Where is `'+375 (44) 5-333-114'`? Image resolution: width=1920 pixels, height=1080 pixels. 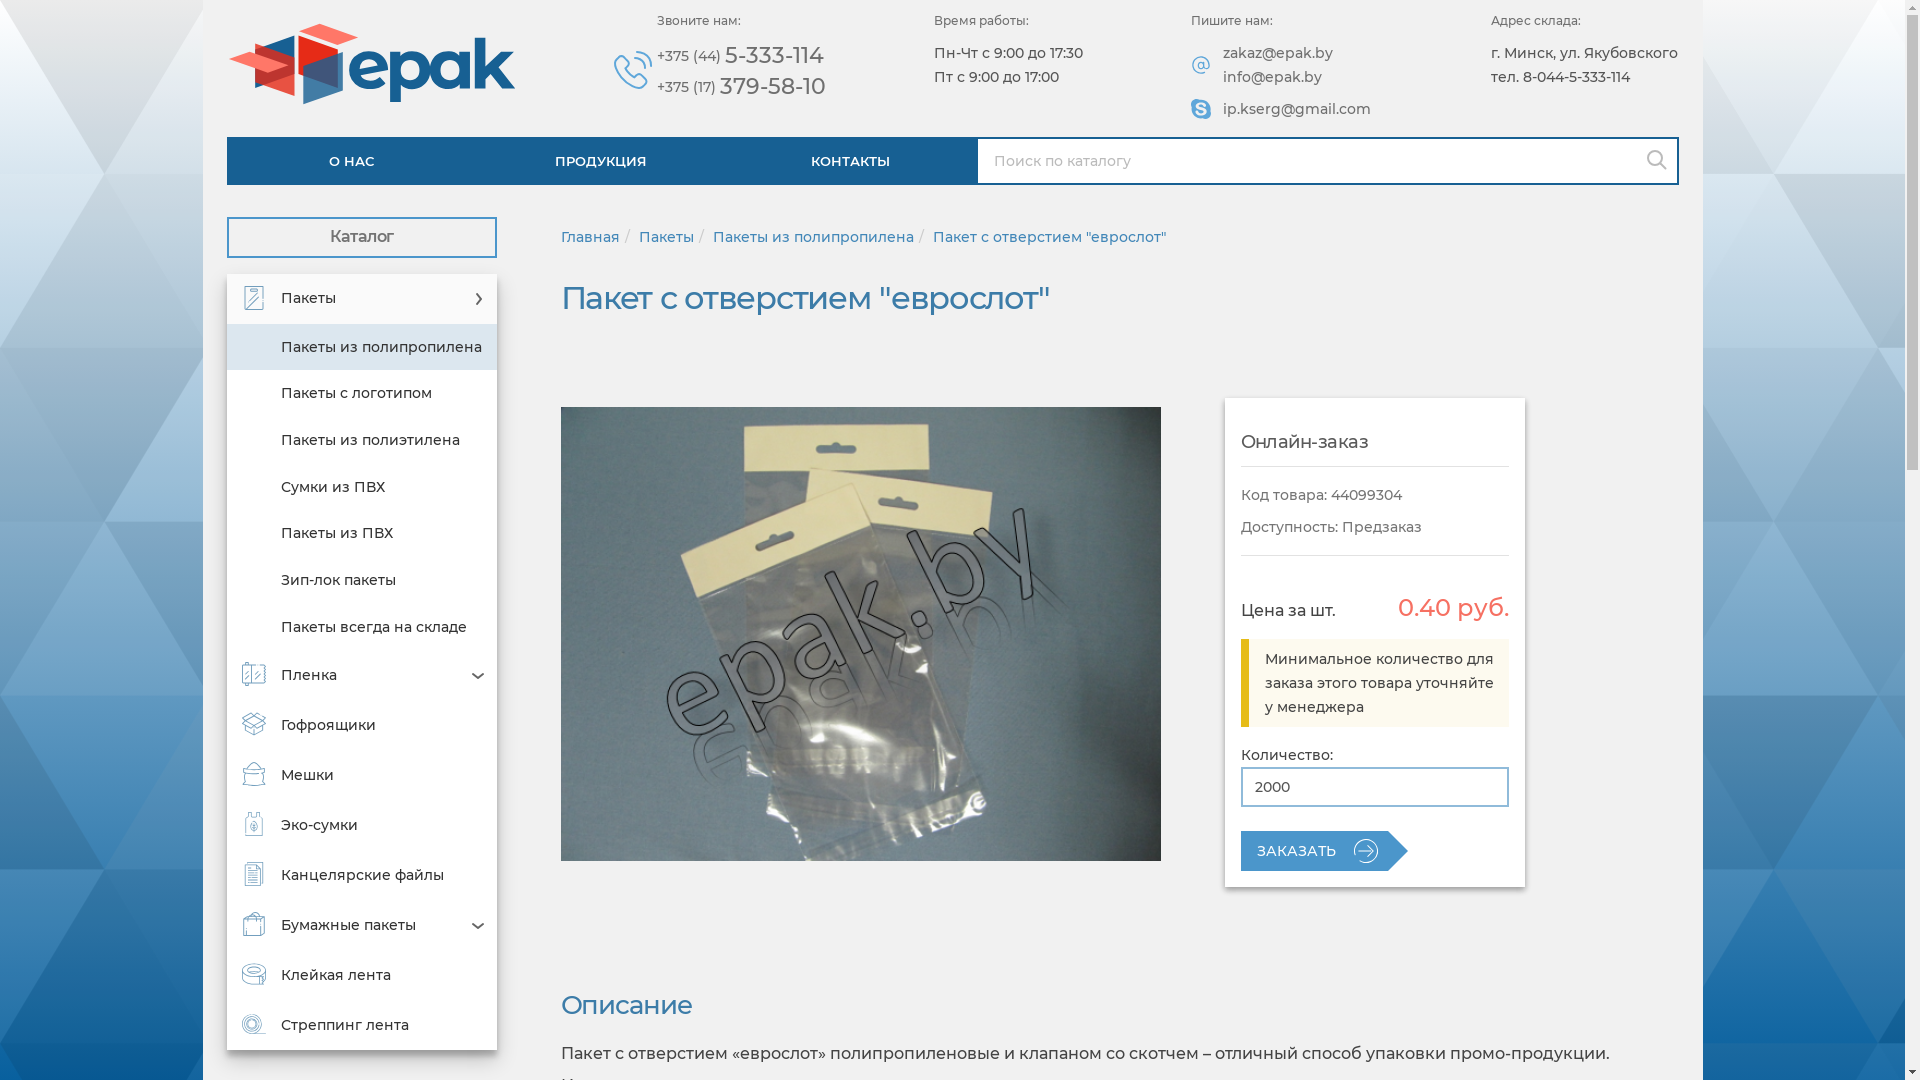 '+375 (44) 5-333-114' is located at coordinates (740, 55).